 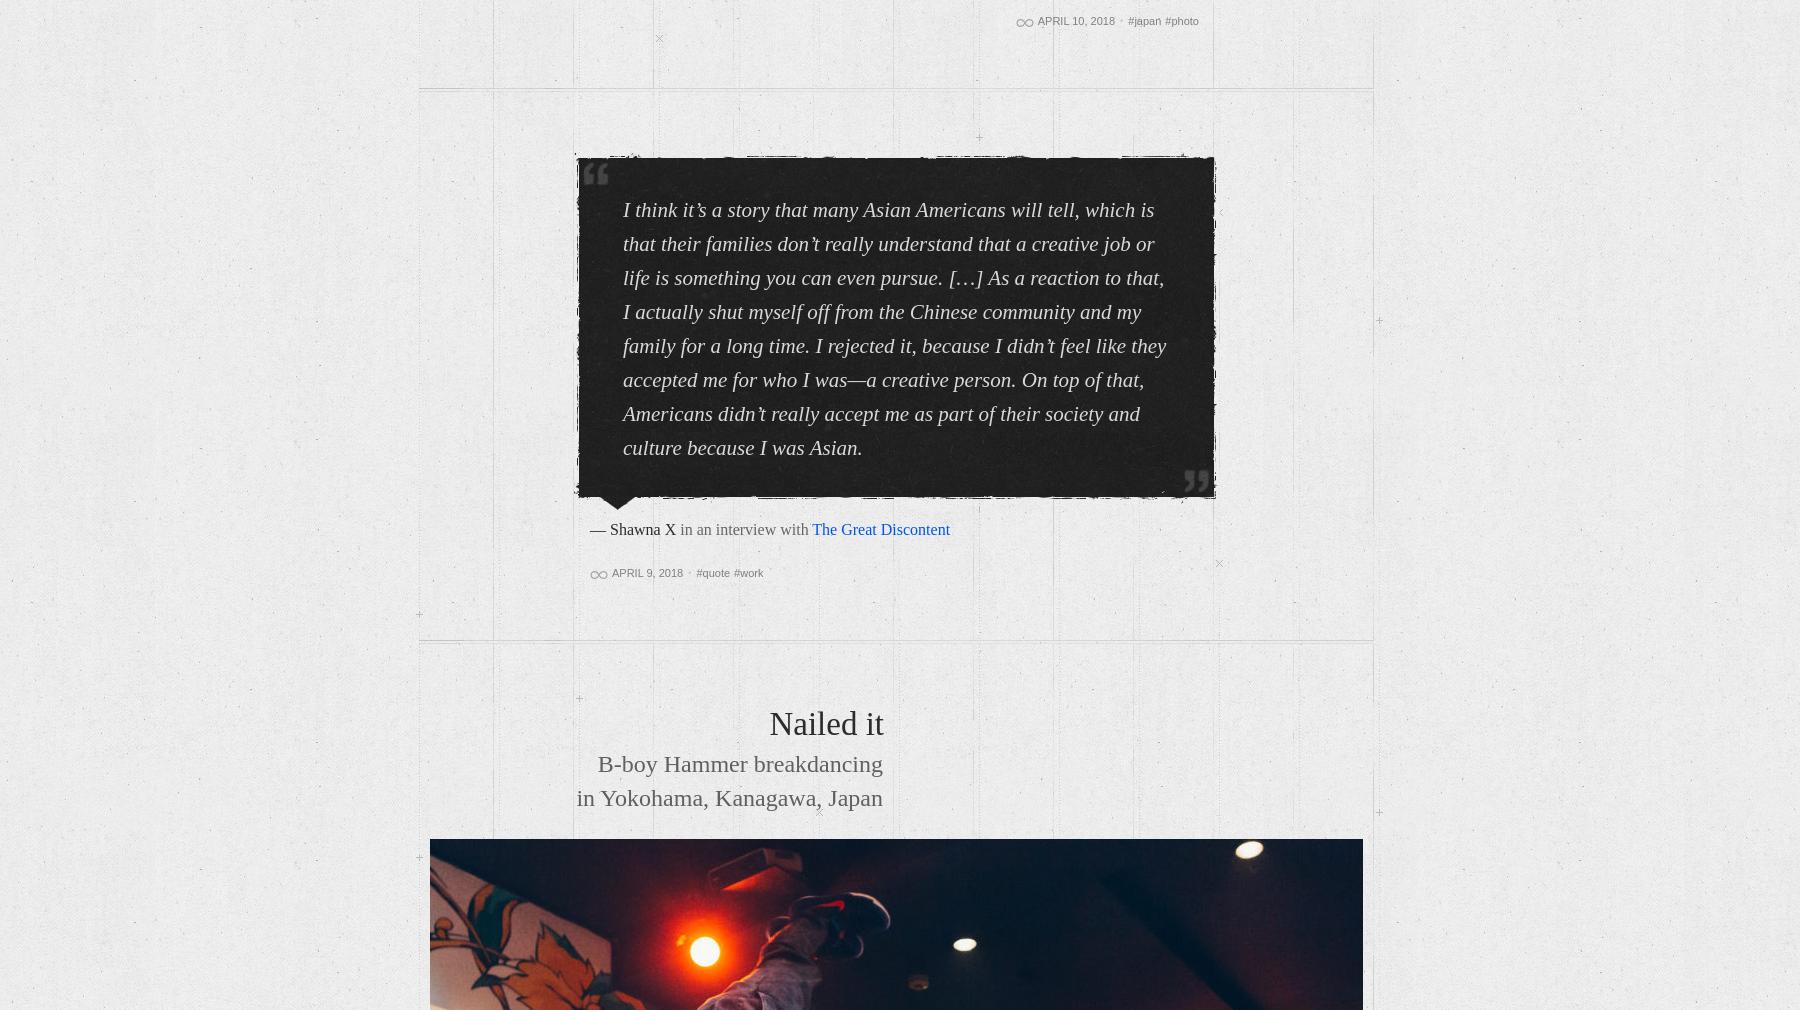 I want to click on 'I think it’s a story that many Asian Americans will tell, which is that their families don’t really understand that a creative job or life is something you can even pursue. […] As a reaction to that, I actually shut myself off from the Chinese community and my family for a long time. I rejected it, because I didn’t feel like they accepted me for who I was—a creative person. On top of that, Americans didn’t really accept me as part of their society and culture because I was Asian.', so click(x=894, y=328).